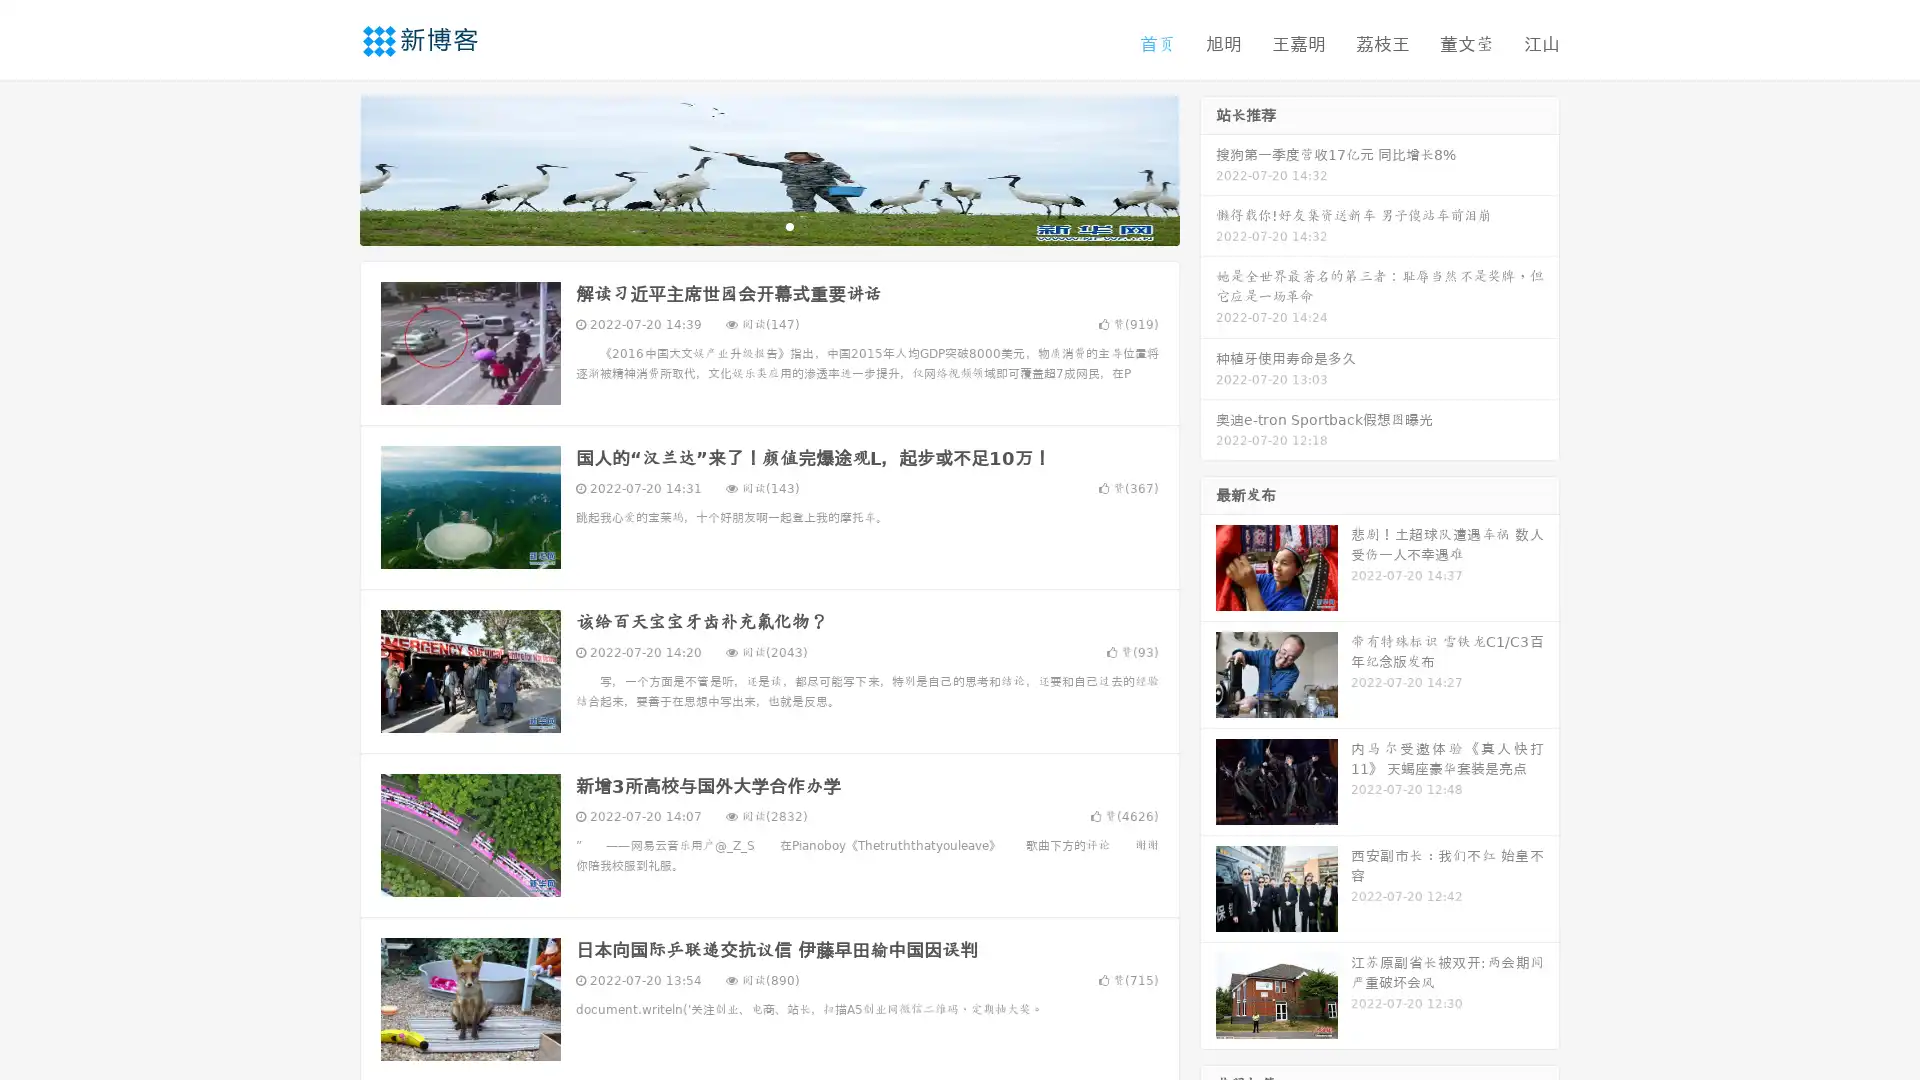 This screenshot has height=1080, width=1920. I want to click on Previous slide, so click(330, 168).